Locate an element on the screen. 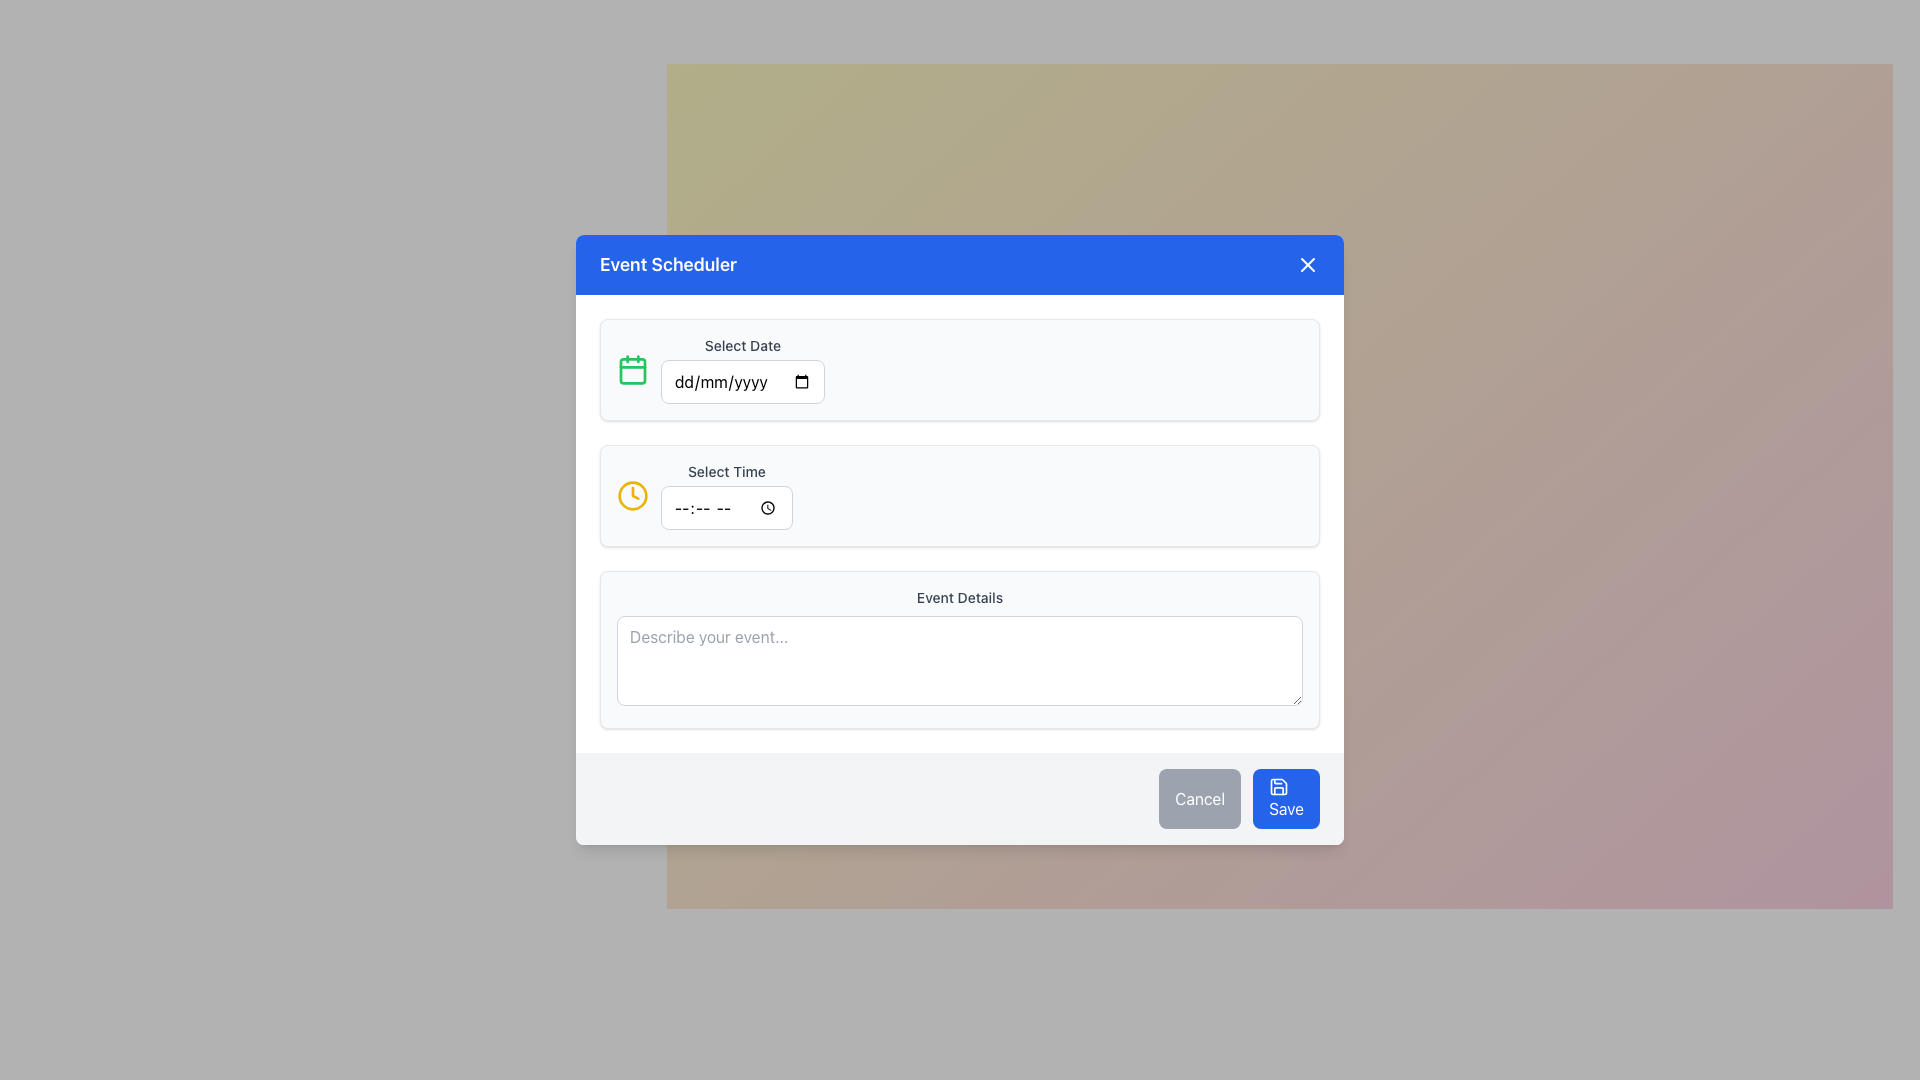 The height and width of the screenshot is (1080, 1920). a time from the dropdown or clock interface of the Time Input Widget located centrally below the 'Select Date' section is located at coordinates (725, 495).